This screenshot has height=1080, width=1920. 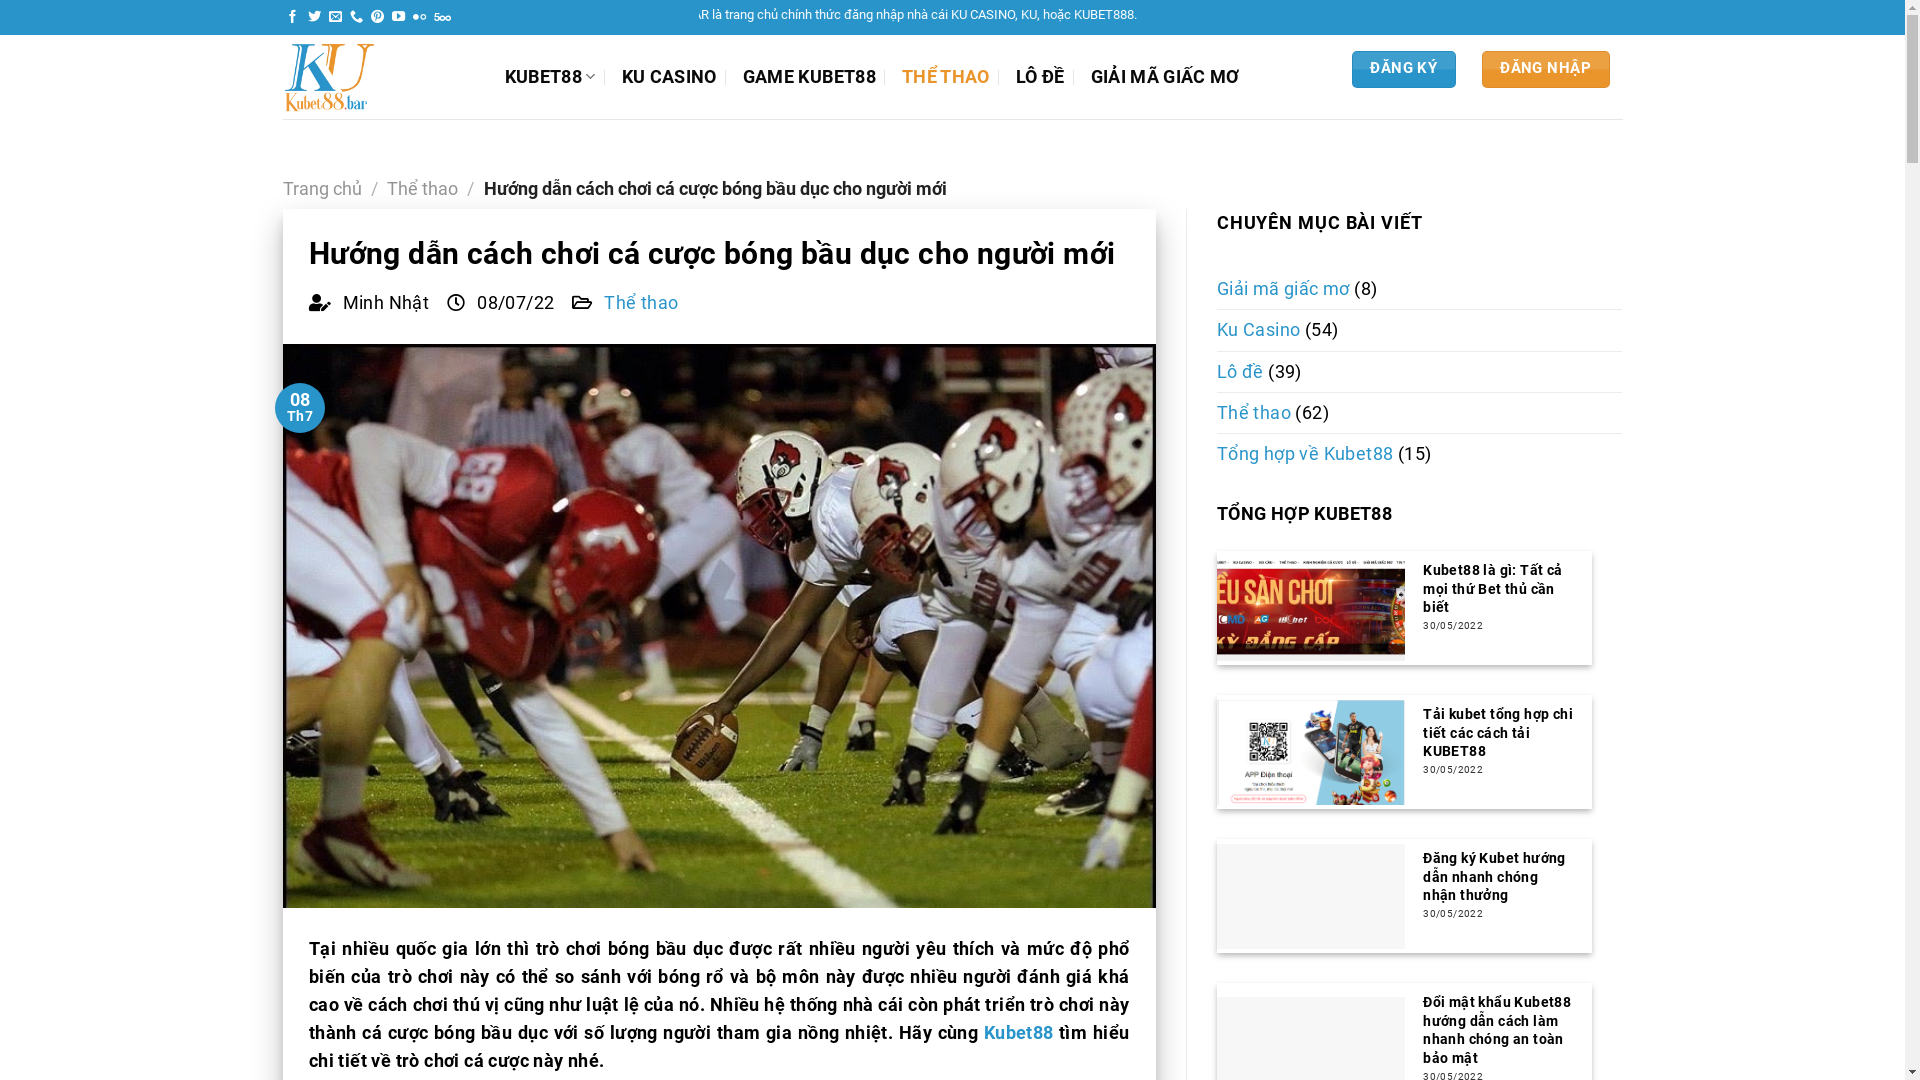 What do you see at coordinates (313, 17) in the screenshot?
I see `'Follow on Twitter'` at bounding box center [313, 17].